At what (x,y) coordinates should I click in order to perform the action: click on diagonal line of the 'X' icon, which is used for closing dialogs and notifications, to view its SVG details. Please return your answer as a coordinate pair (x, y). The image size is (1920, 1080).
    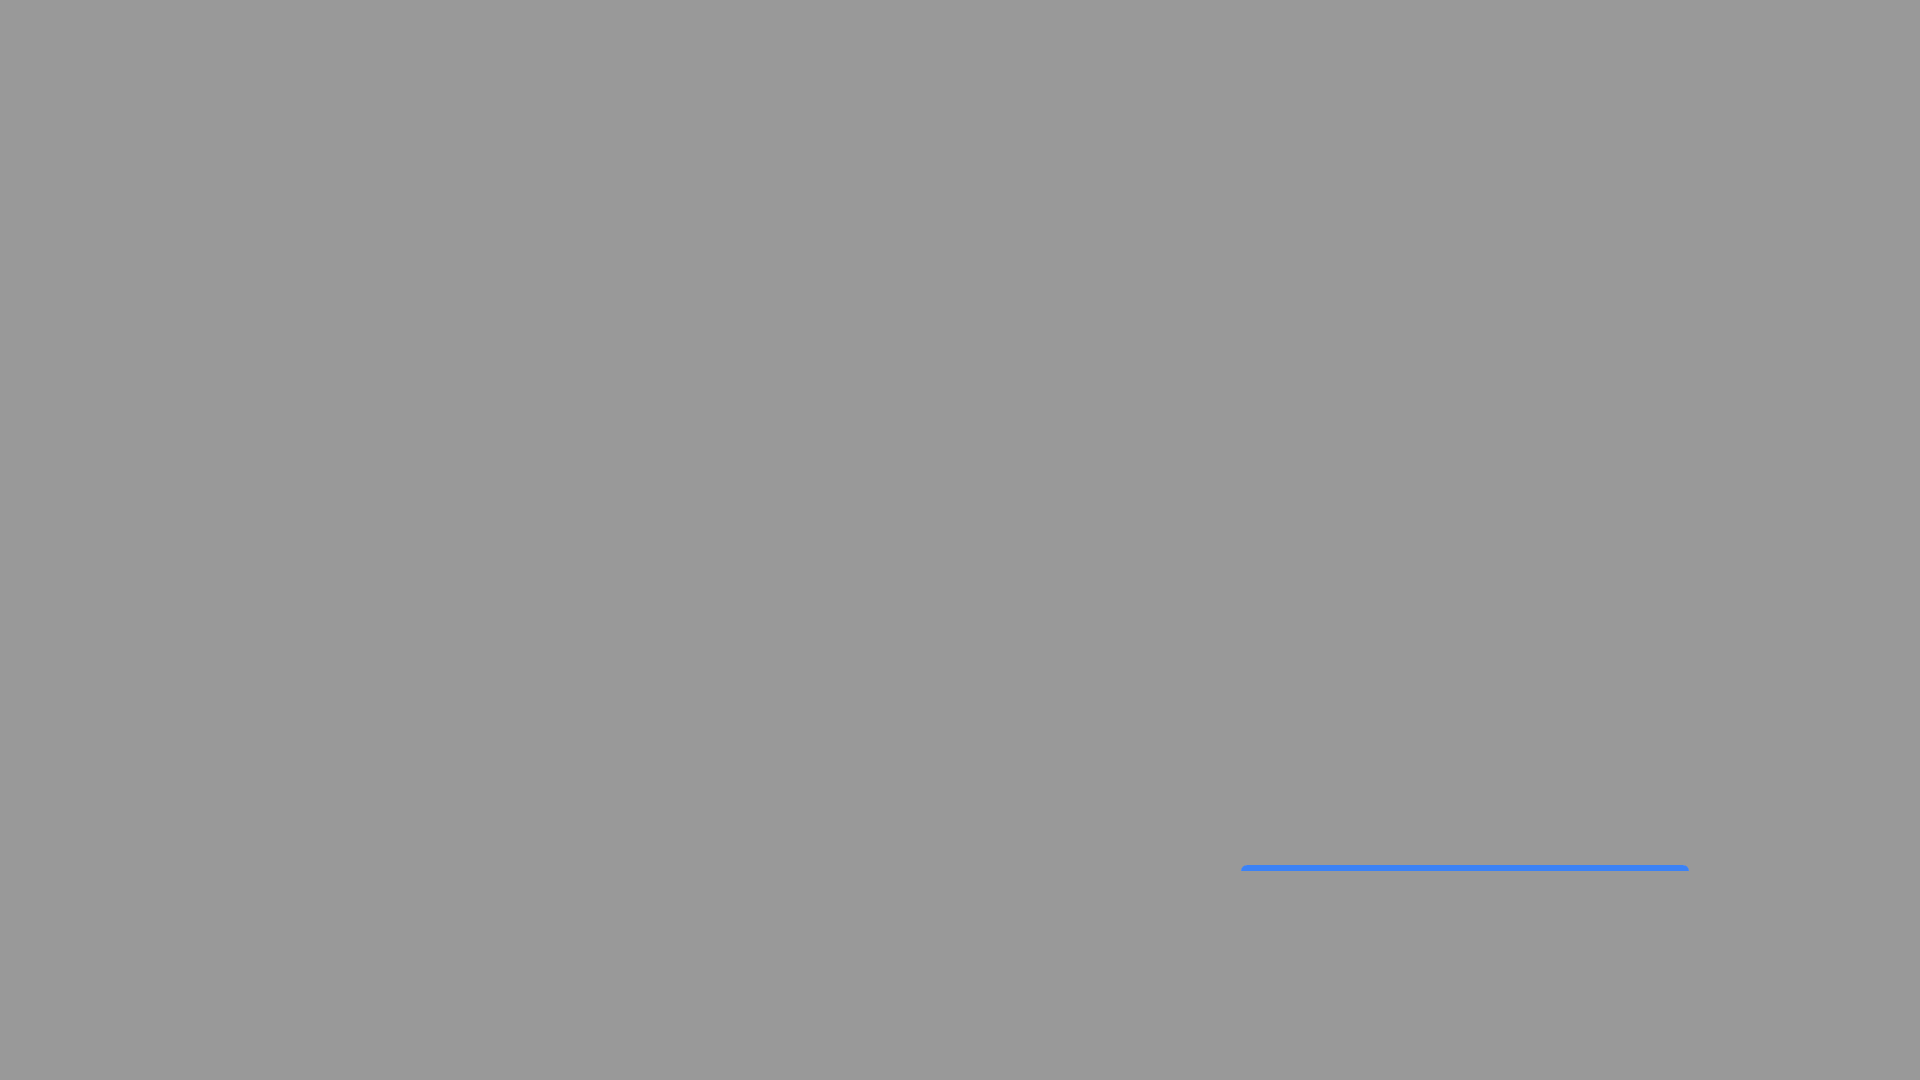
    Looking at the image, I should click on (1662, 893).